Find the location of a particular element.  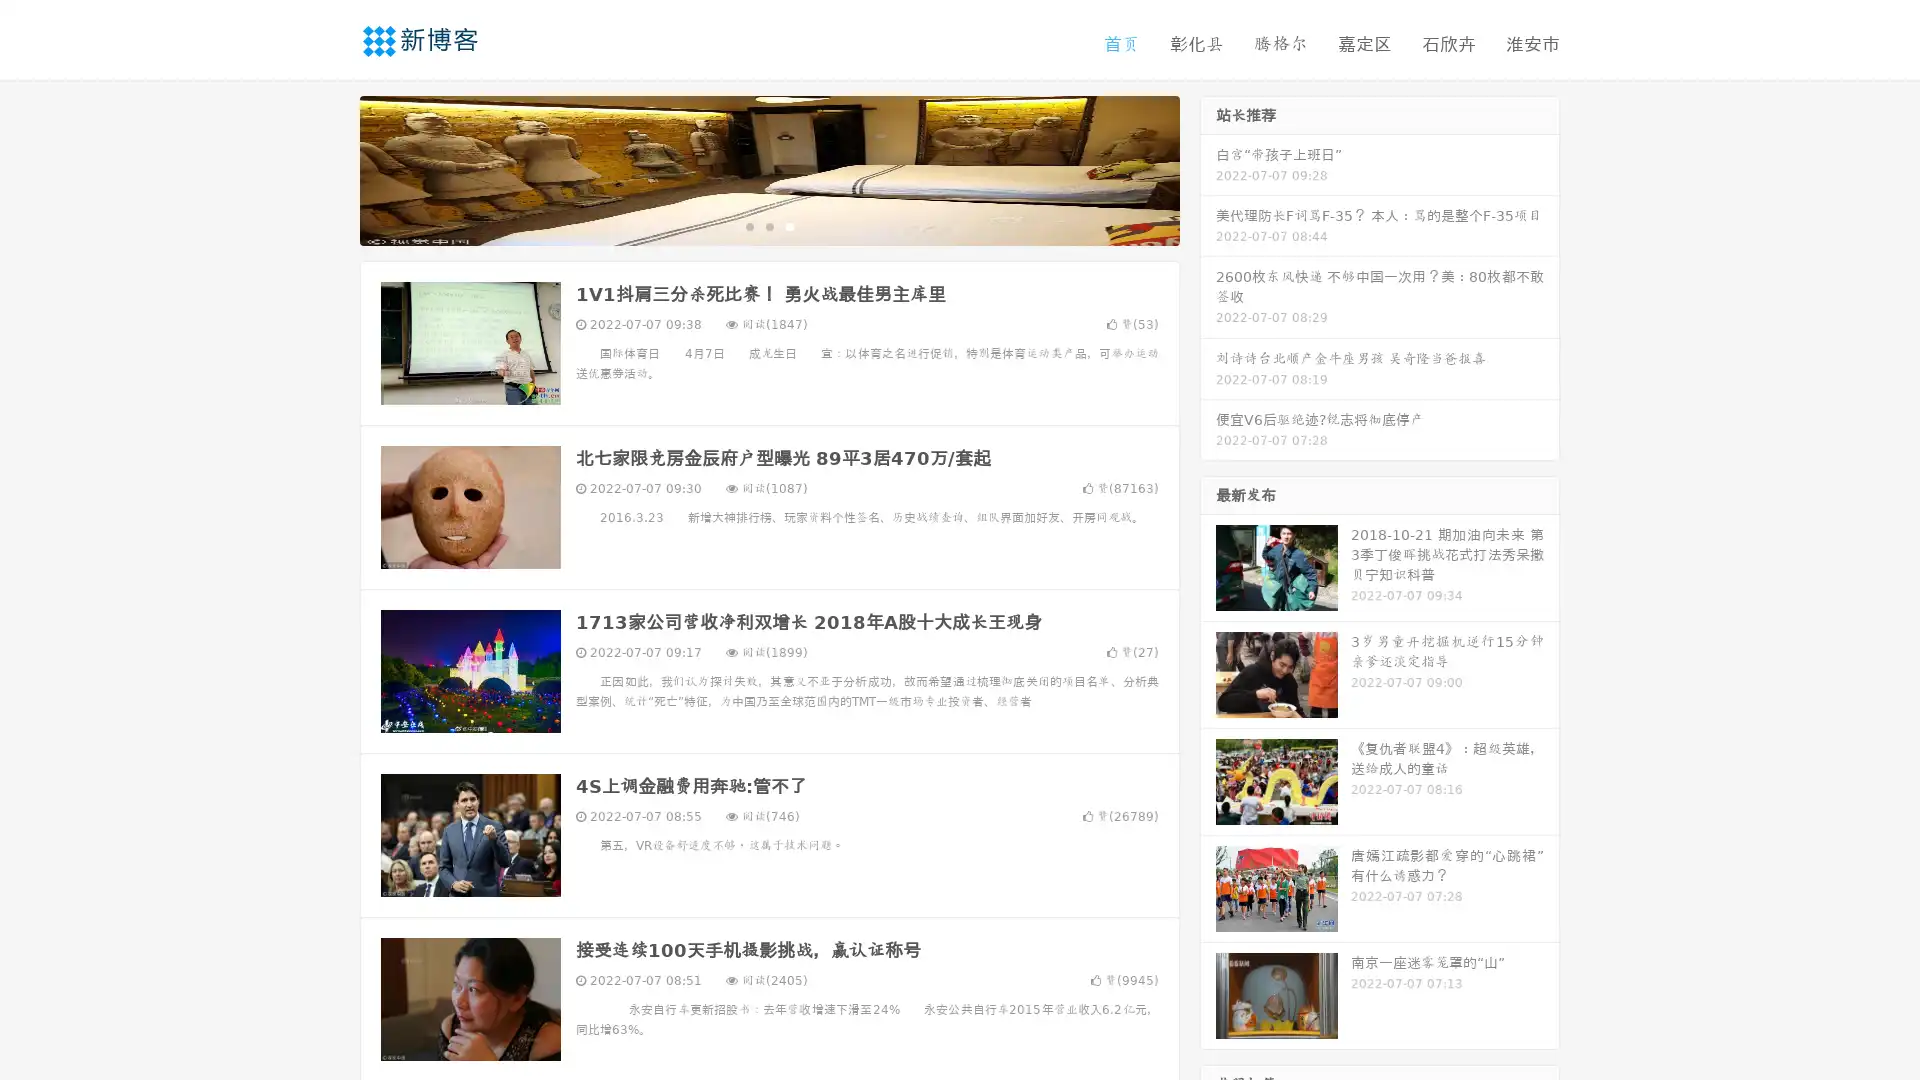

Next slide is located at coordinates (1208, 168).